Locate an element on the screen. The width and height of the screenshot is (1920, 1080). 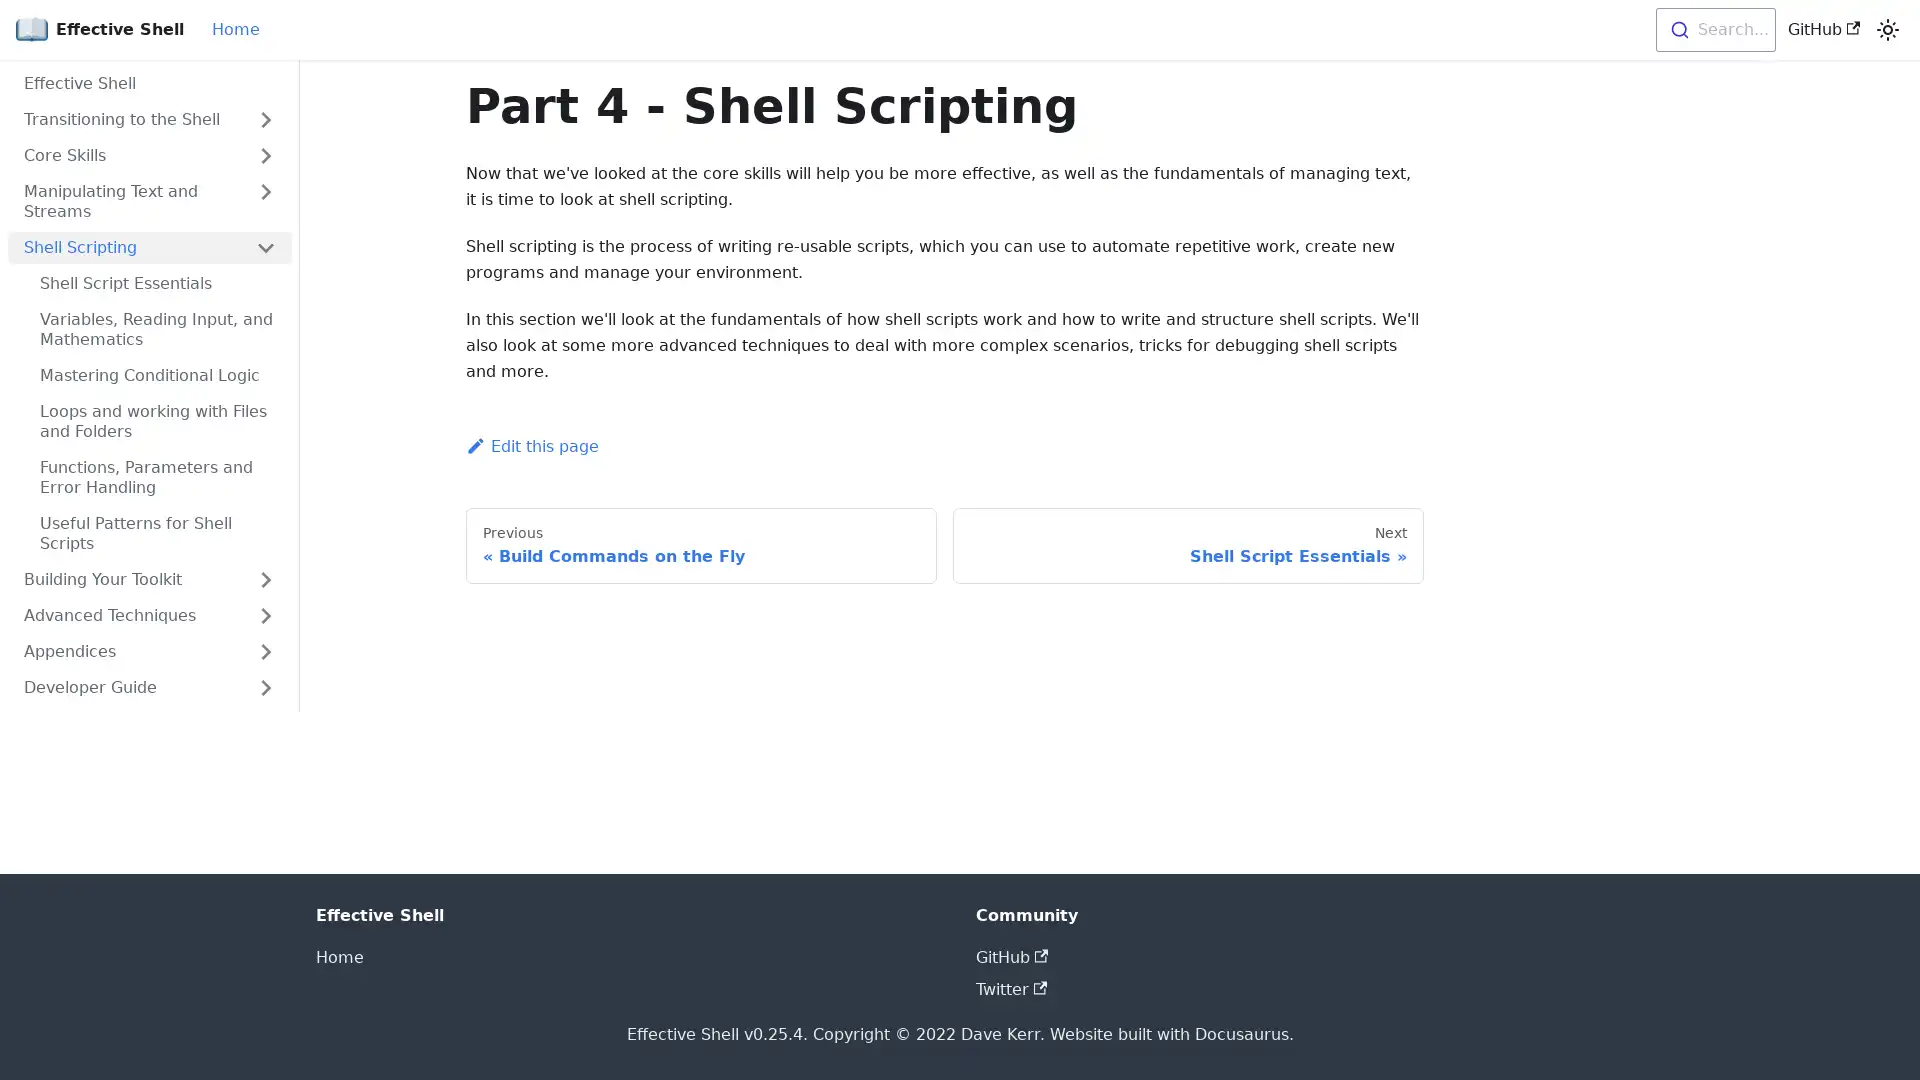
Toggle the collapsible sidebar category 'Shell Scripting' is located at coordinates (264, 246).